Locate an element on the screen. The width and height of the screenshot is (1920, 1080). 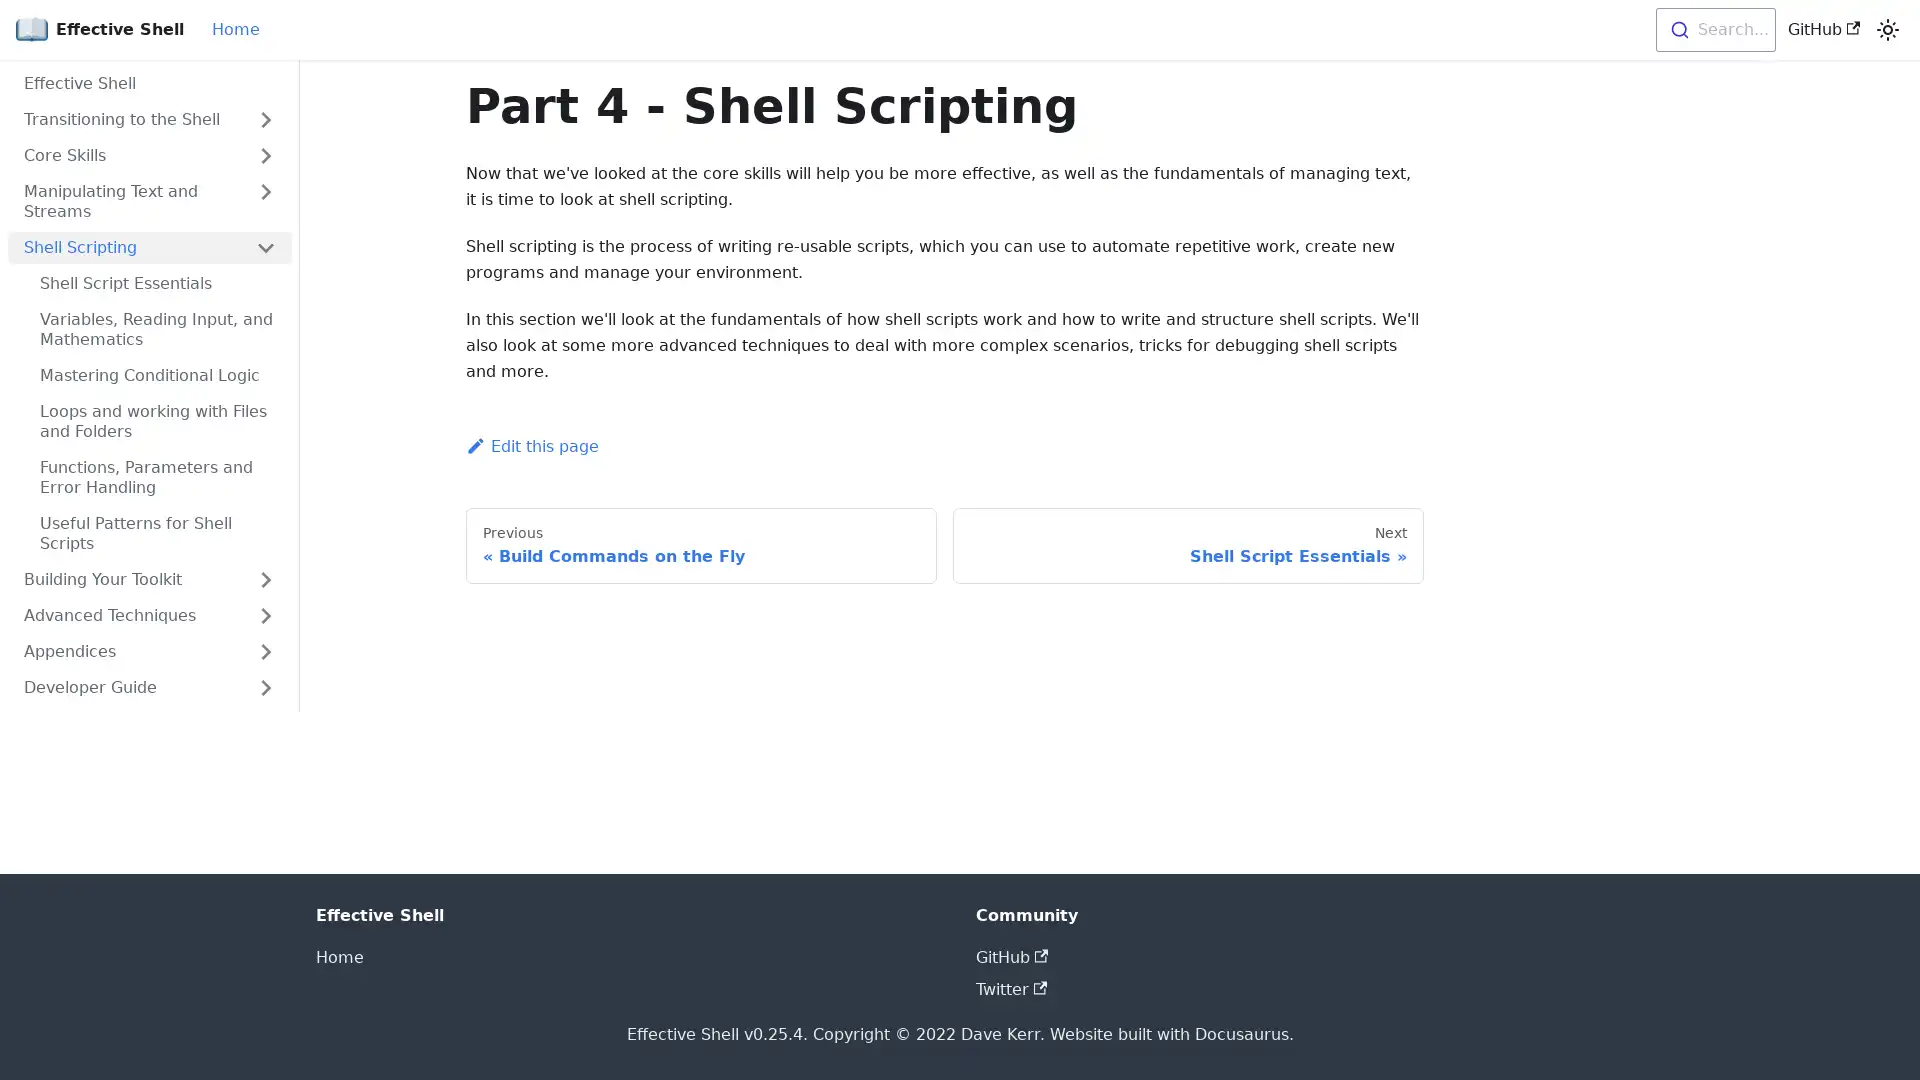
Toggle the collapsible sidebar category 'Shell Scripting' is located at coordinates (264, 246).